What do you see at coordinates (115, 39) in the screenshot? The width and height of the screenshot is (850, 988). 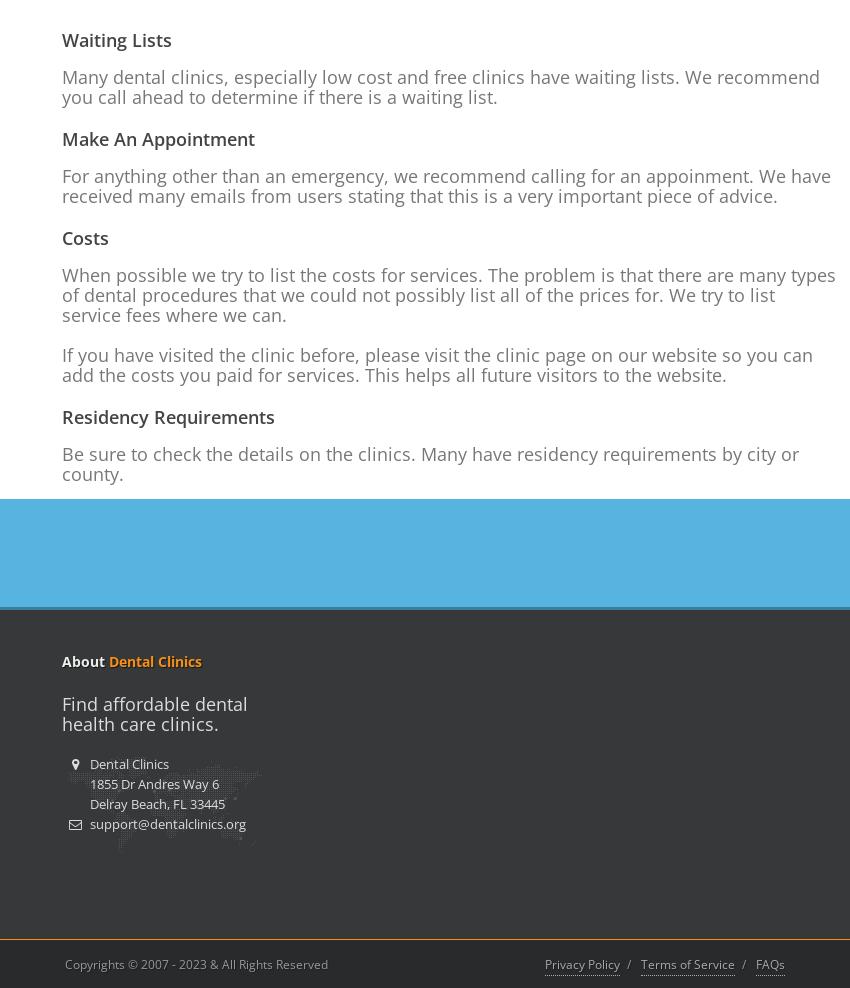 I see `'Waiting Lists'` at bounding box center [115, 39].